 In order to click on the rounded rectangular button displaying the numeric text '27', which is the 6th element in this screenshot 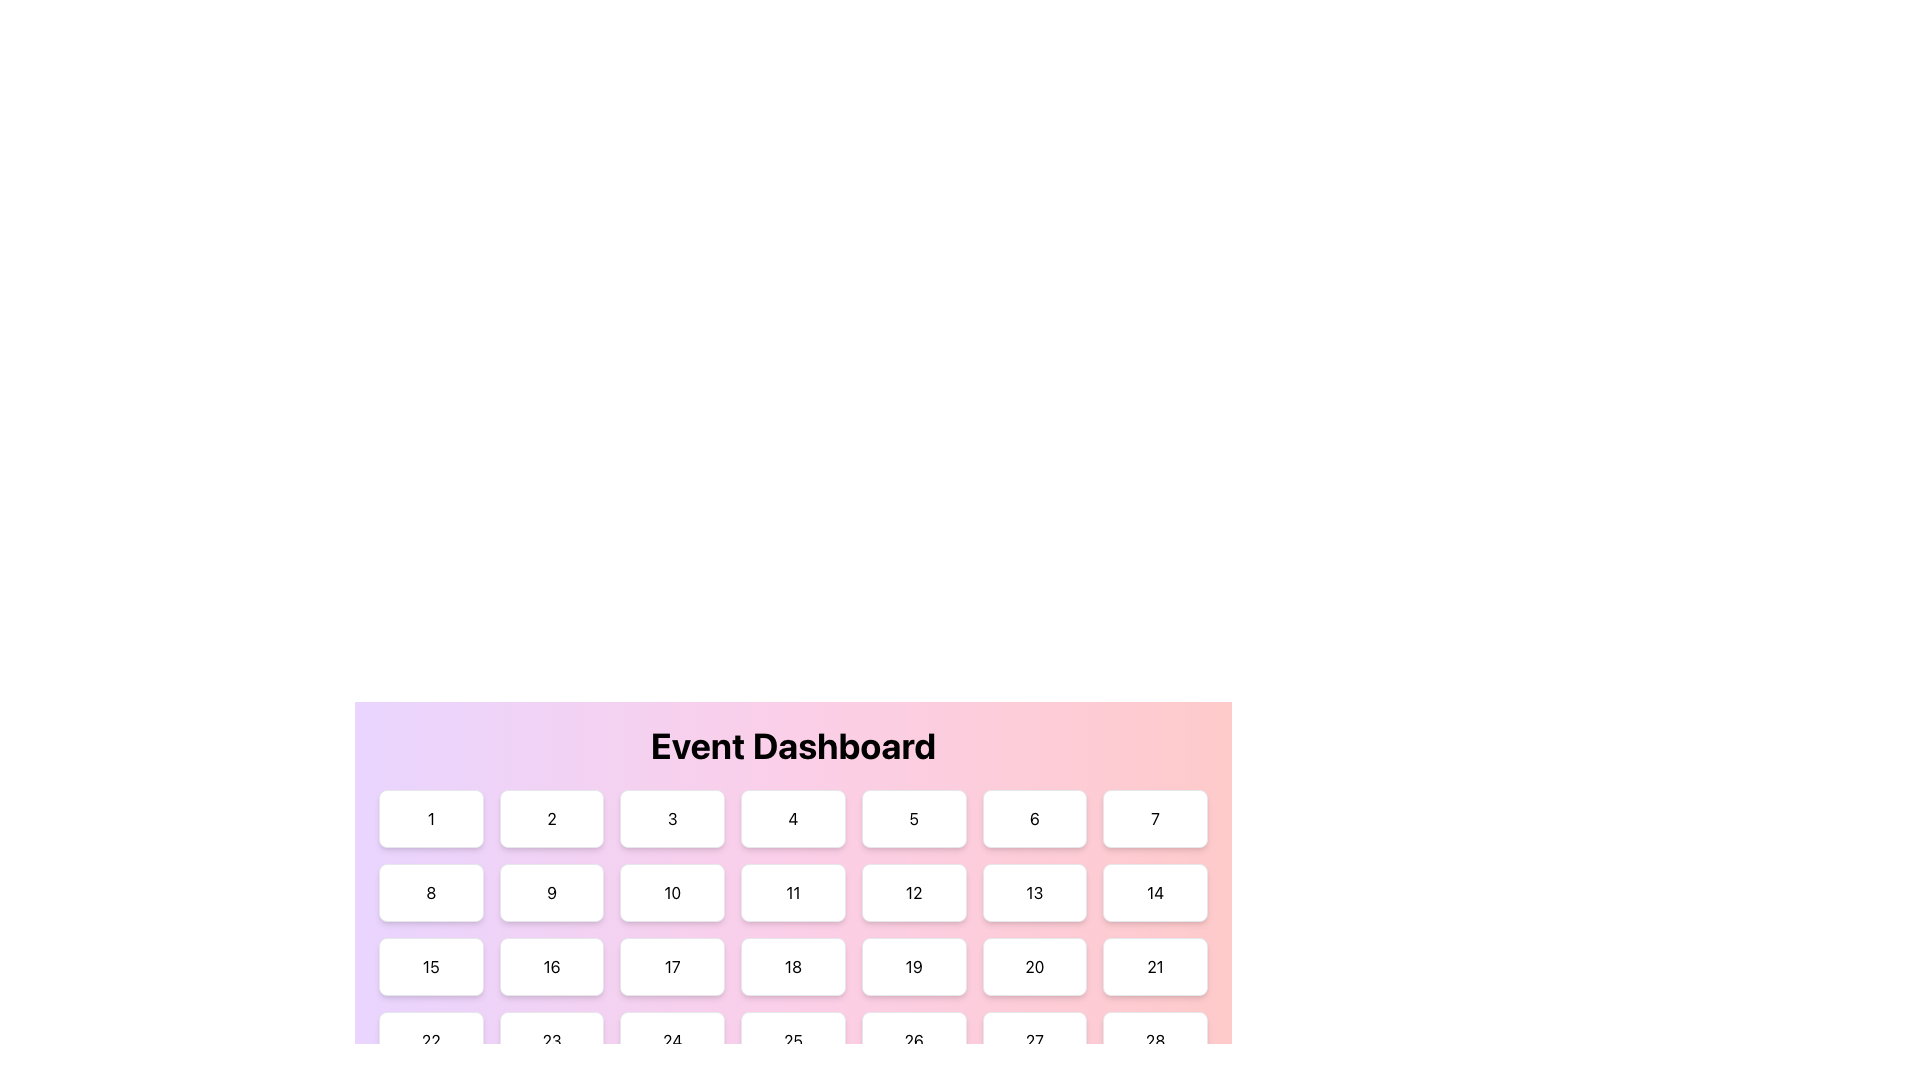, I will do `click(1034, 1040)`.